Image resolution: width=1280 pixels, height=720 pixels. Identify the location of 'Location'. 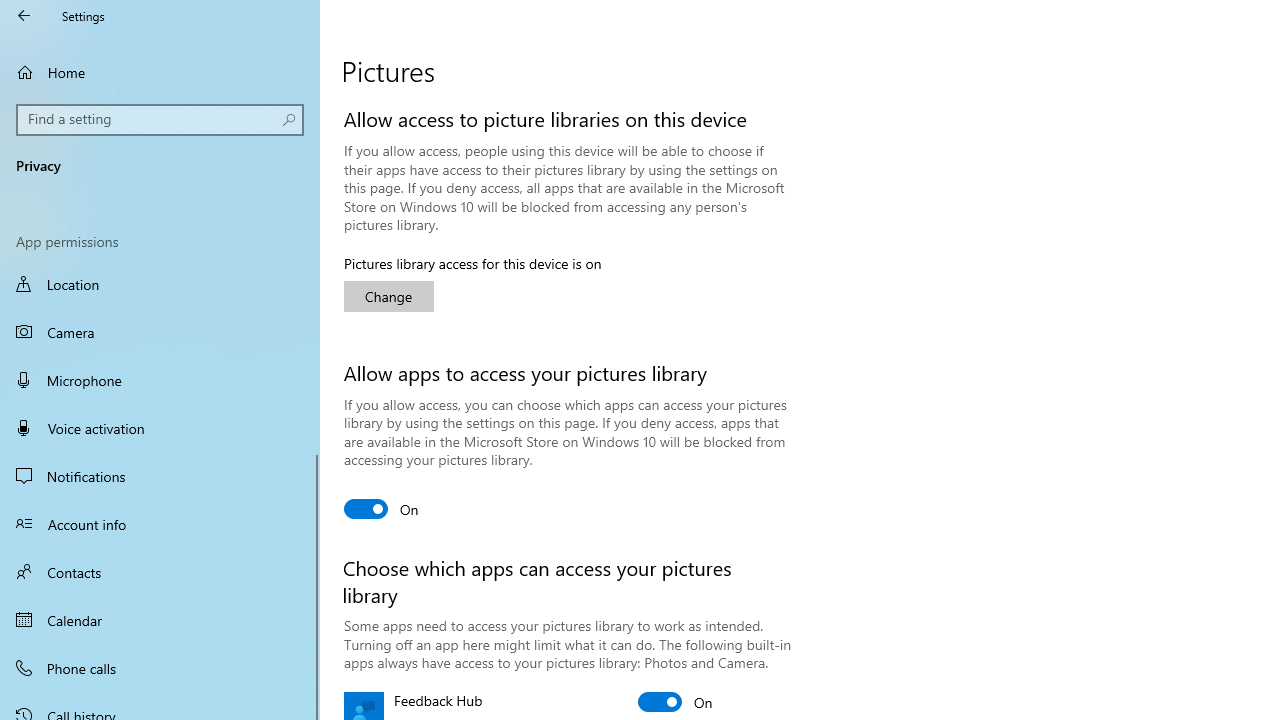
(160, 286).